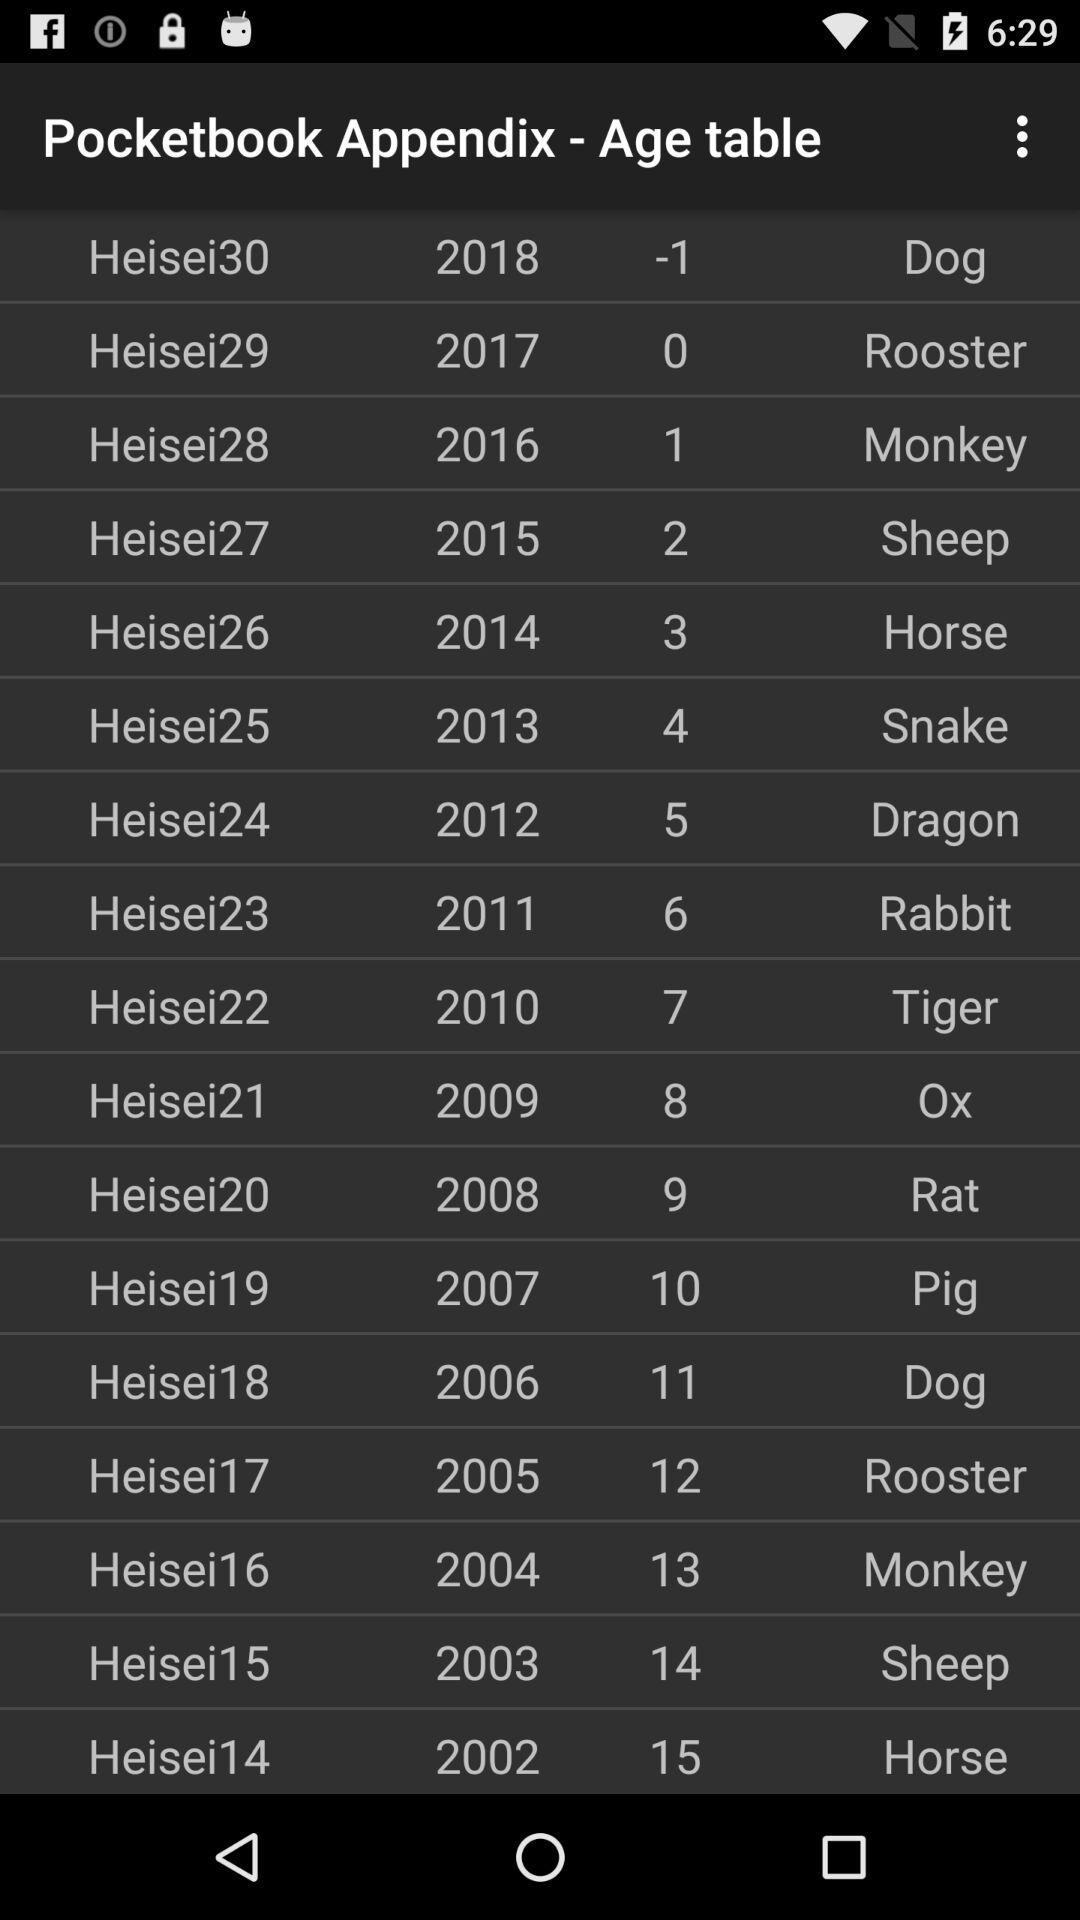 Image resolution: width=1080 pixels, height=1920 pixels. What do you see at coordinates (405, 1379) in the screenshot?
I see `the item next to the 11 icon` at bounding box center [405, 1379].